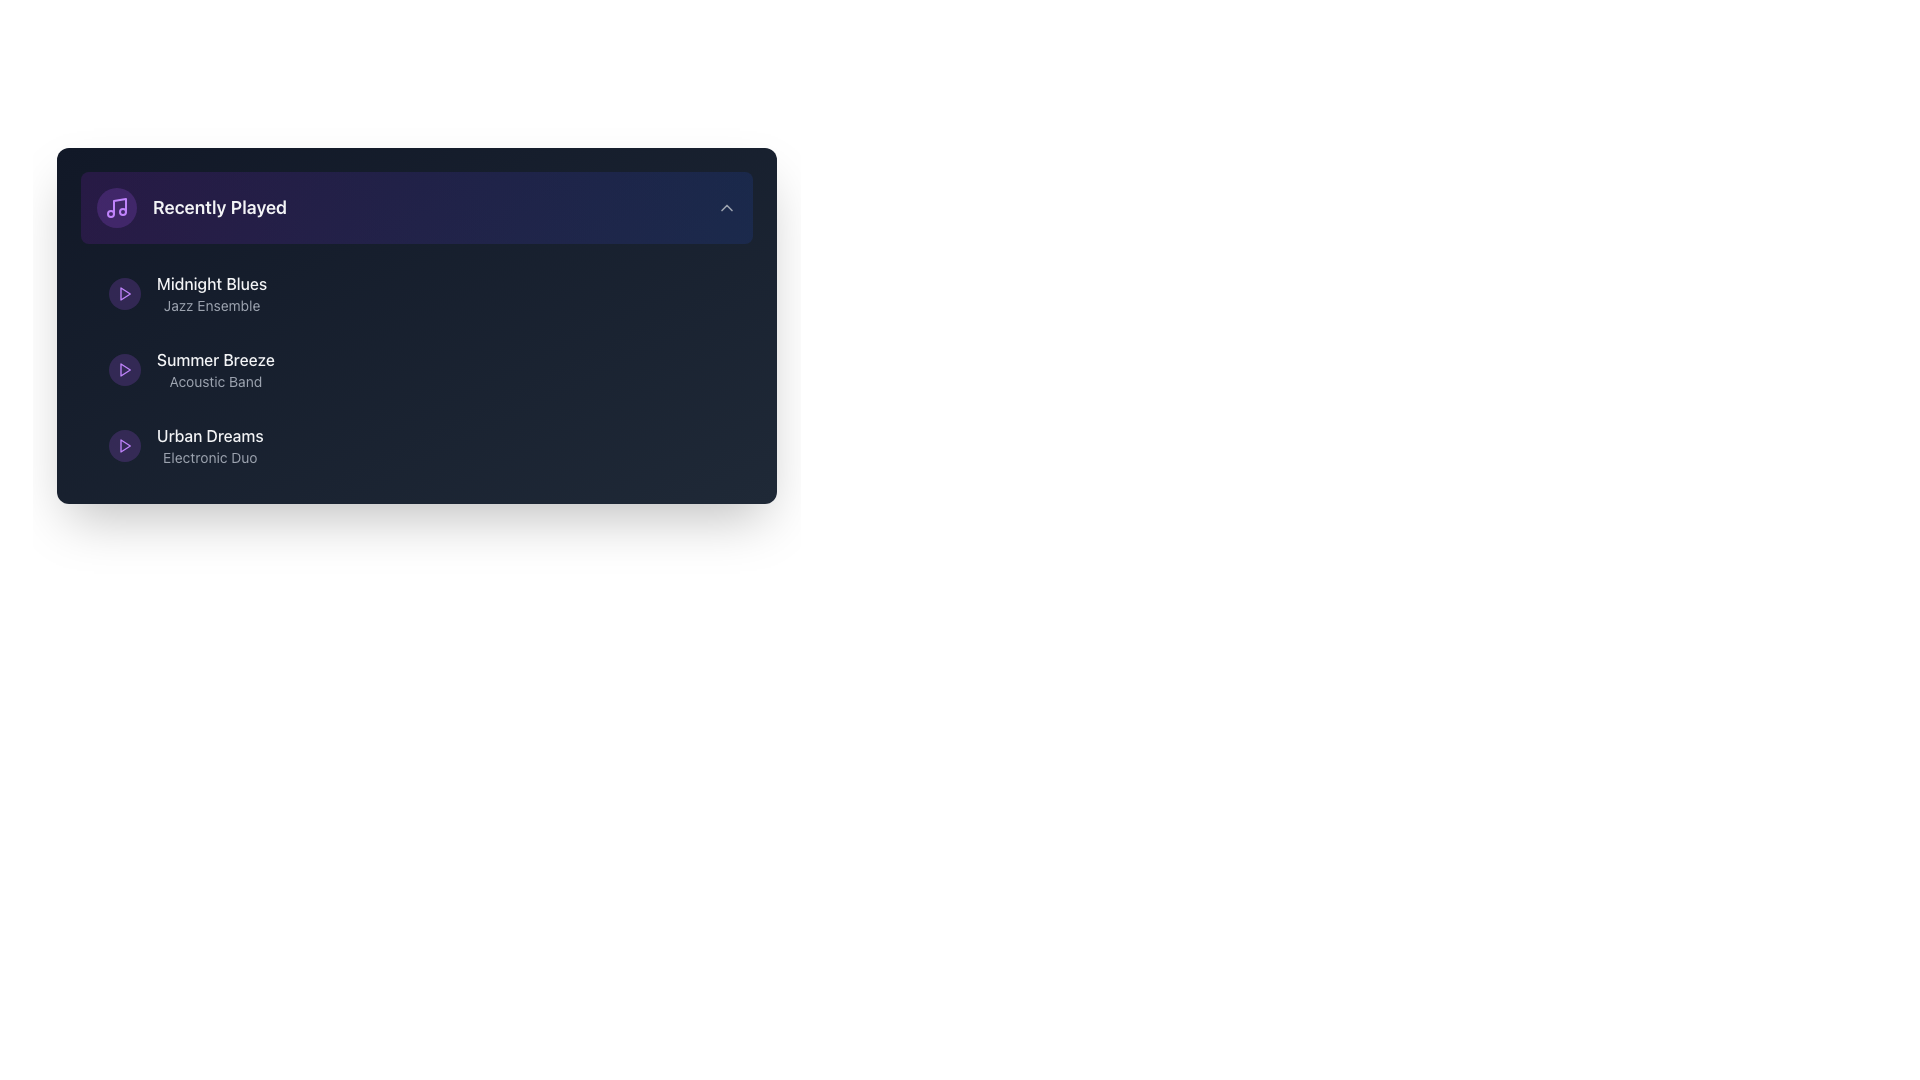 This screenshot has width=1920, height=1080. I want to click on the circular ellipsis button located at the bottom-right corner of the card interface, so click(723, 293).